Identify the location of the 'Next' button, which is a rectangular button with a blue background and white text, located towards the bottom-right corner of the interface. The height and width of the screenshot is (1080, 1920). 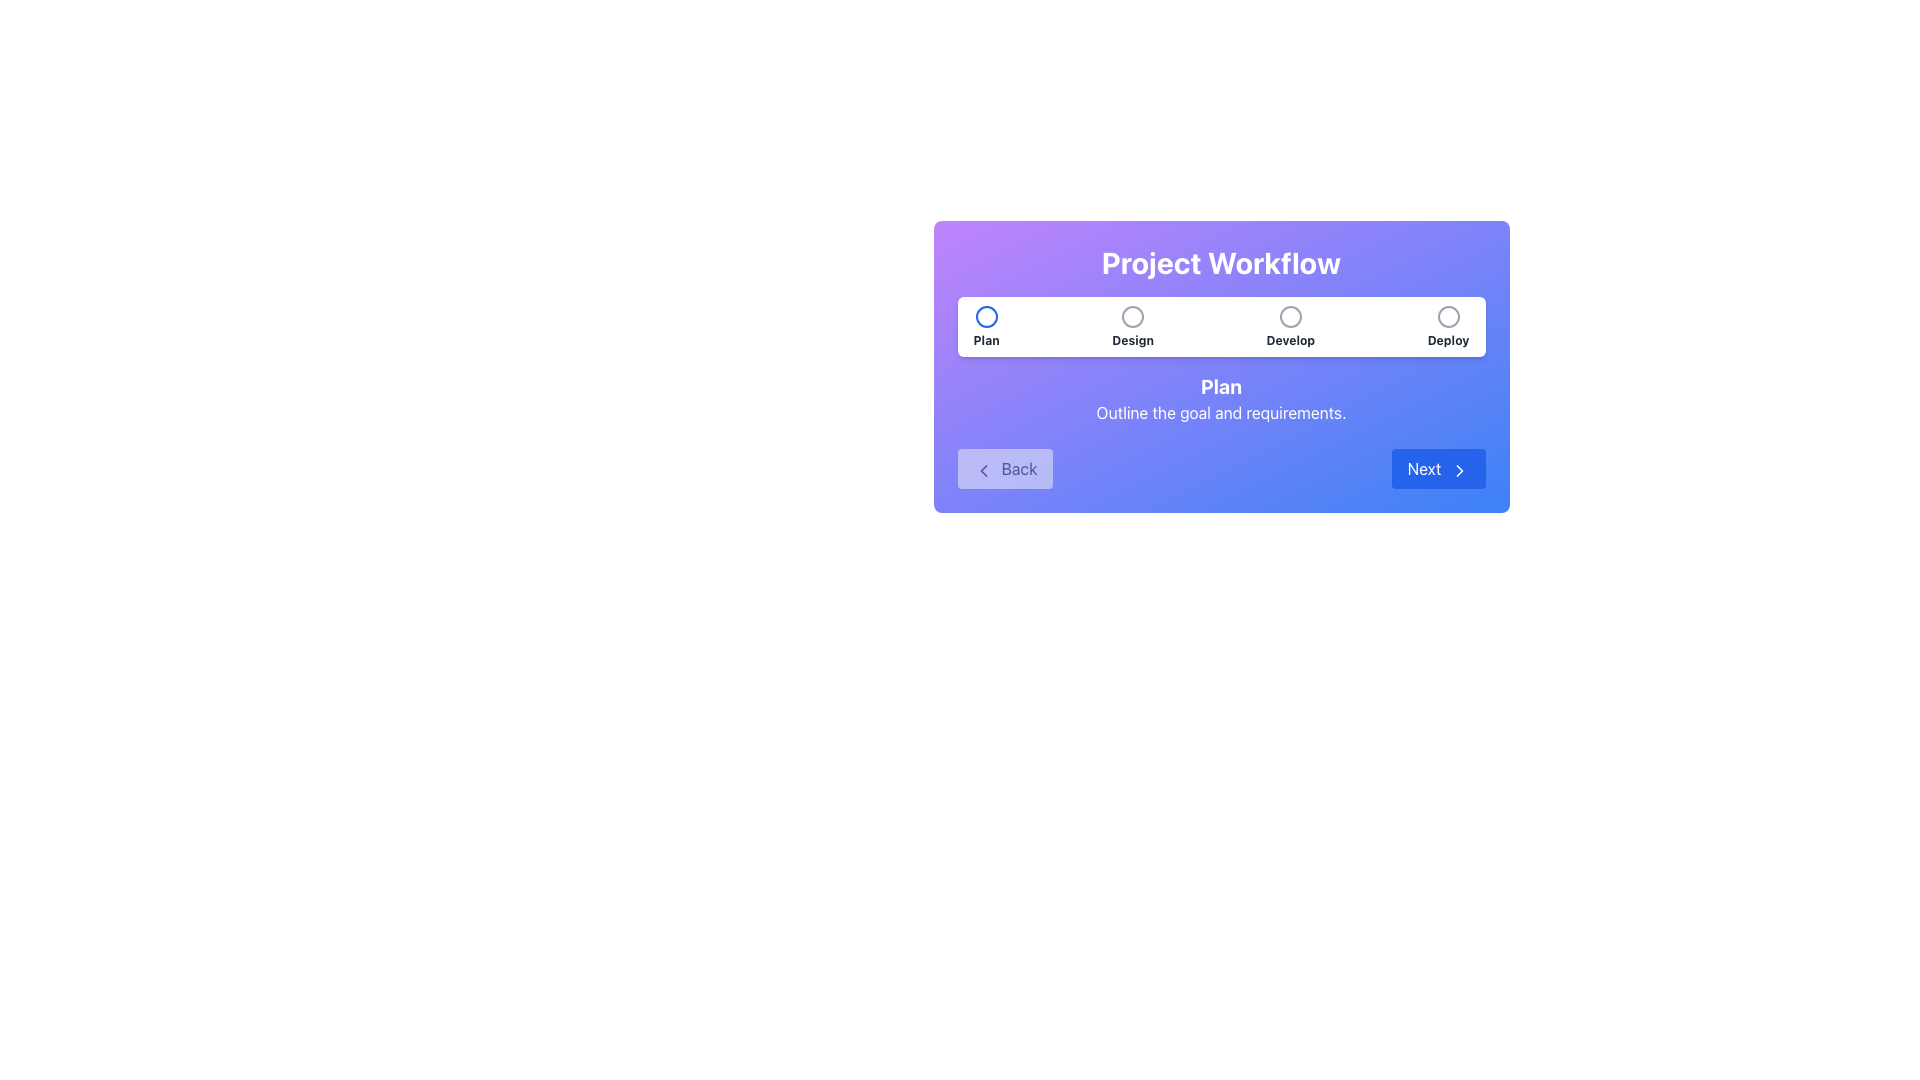
(1437, 469).